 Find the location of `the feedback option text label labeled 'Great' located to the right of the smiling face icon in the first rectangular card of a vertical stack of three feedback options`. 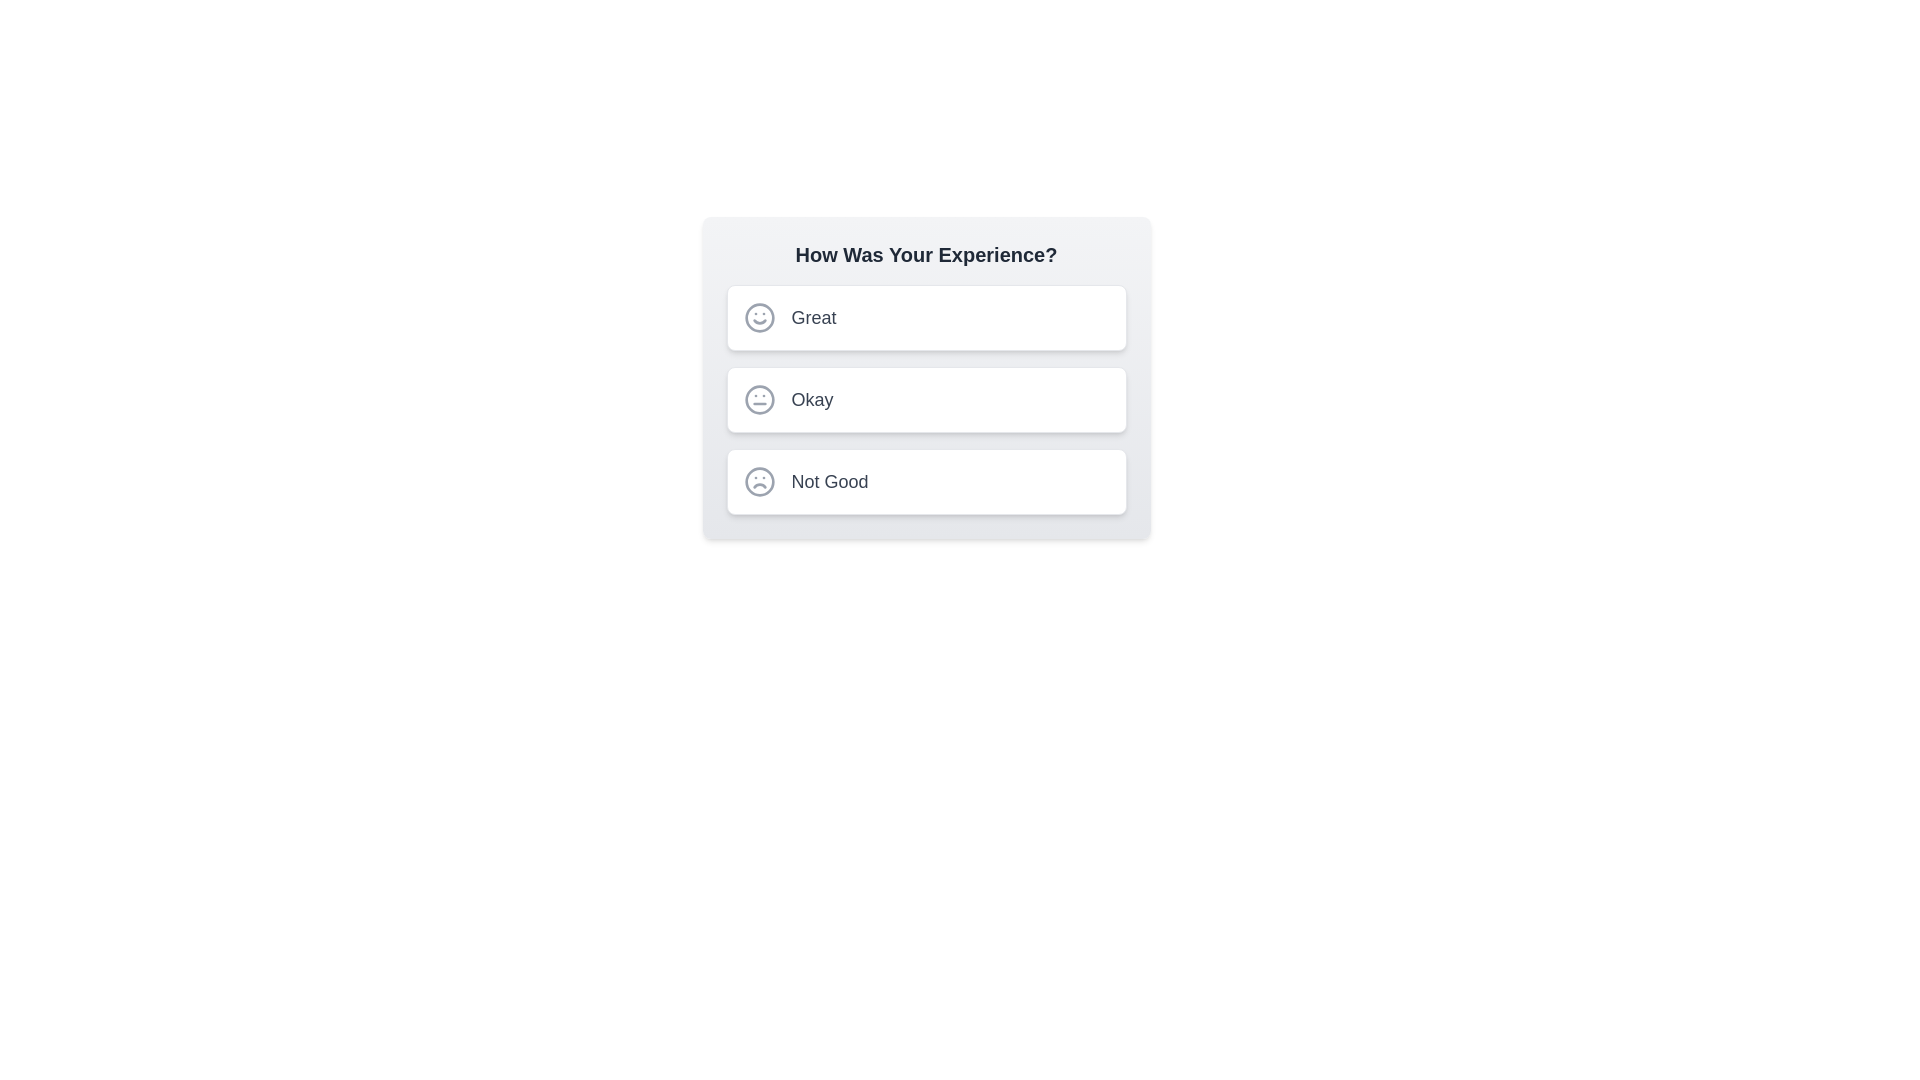

the feedback option text label labeled 'Great' located to the right of the smiling face icon in the first rectangular card of a vertical stack of three feedback options is located at coordinates (814, 316).